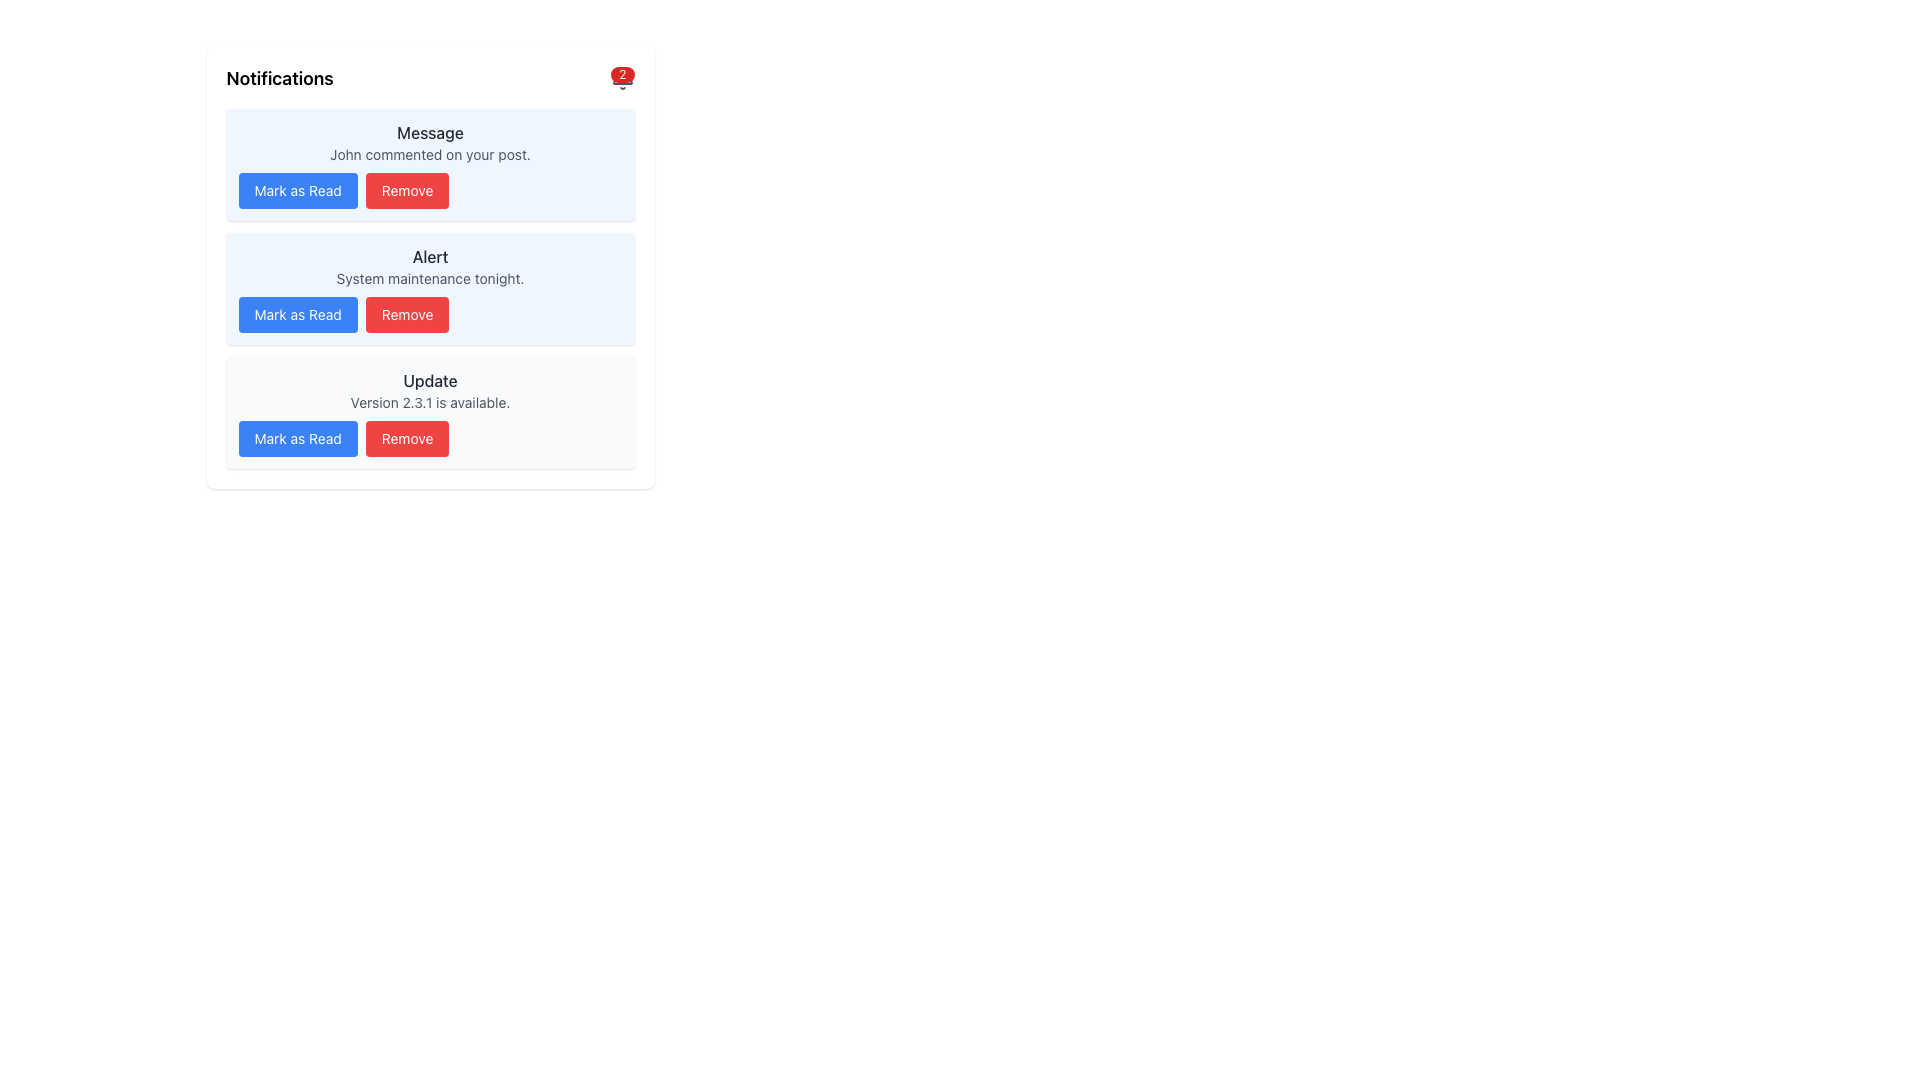  What do you see at coordinates (297, 315) in the screenshot?
I see `the button that marks the associated notification as read within the second notification card labeled 'Alert: System maintenance tonight.'` at bounding box center [297, 315].